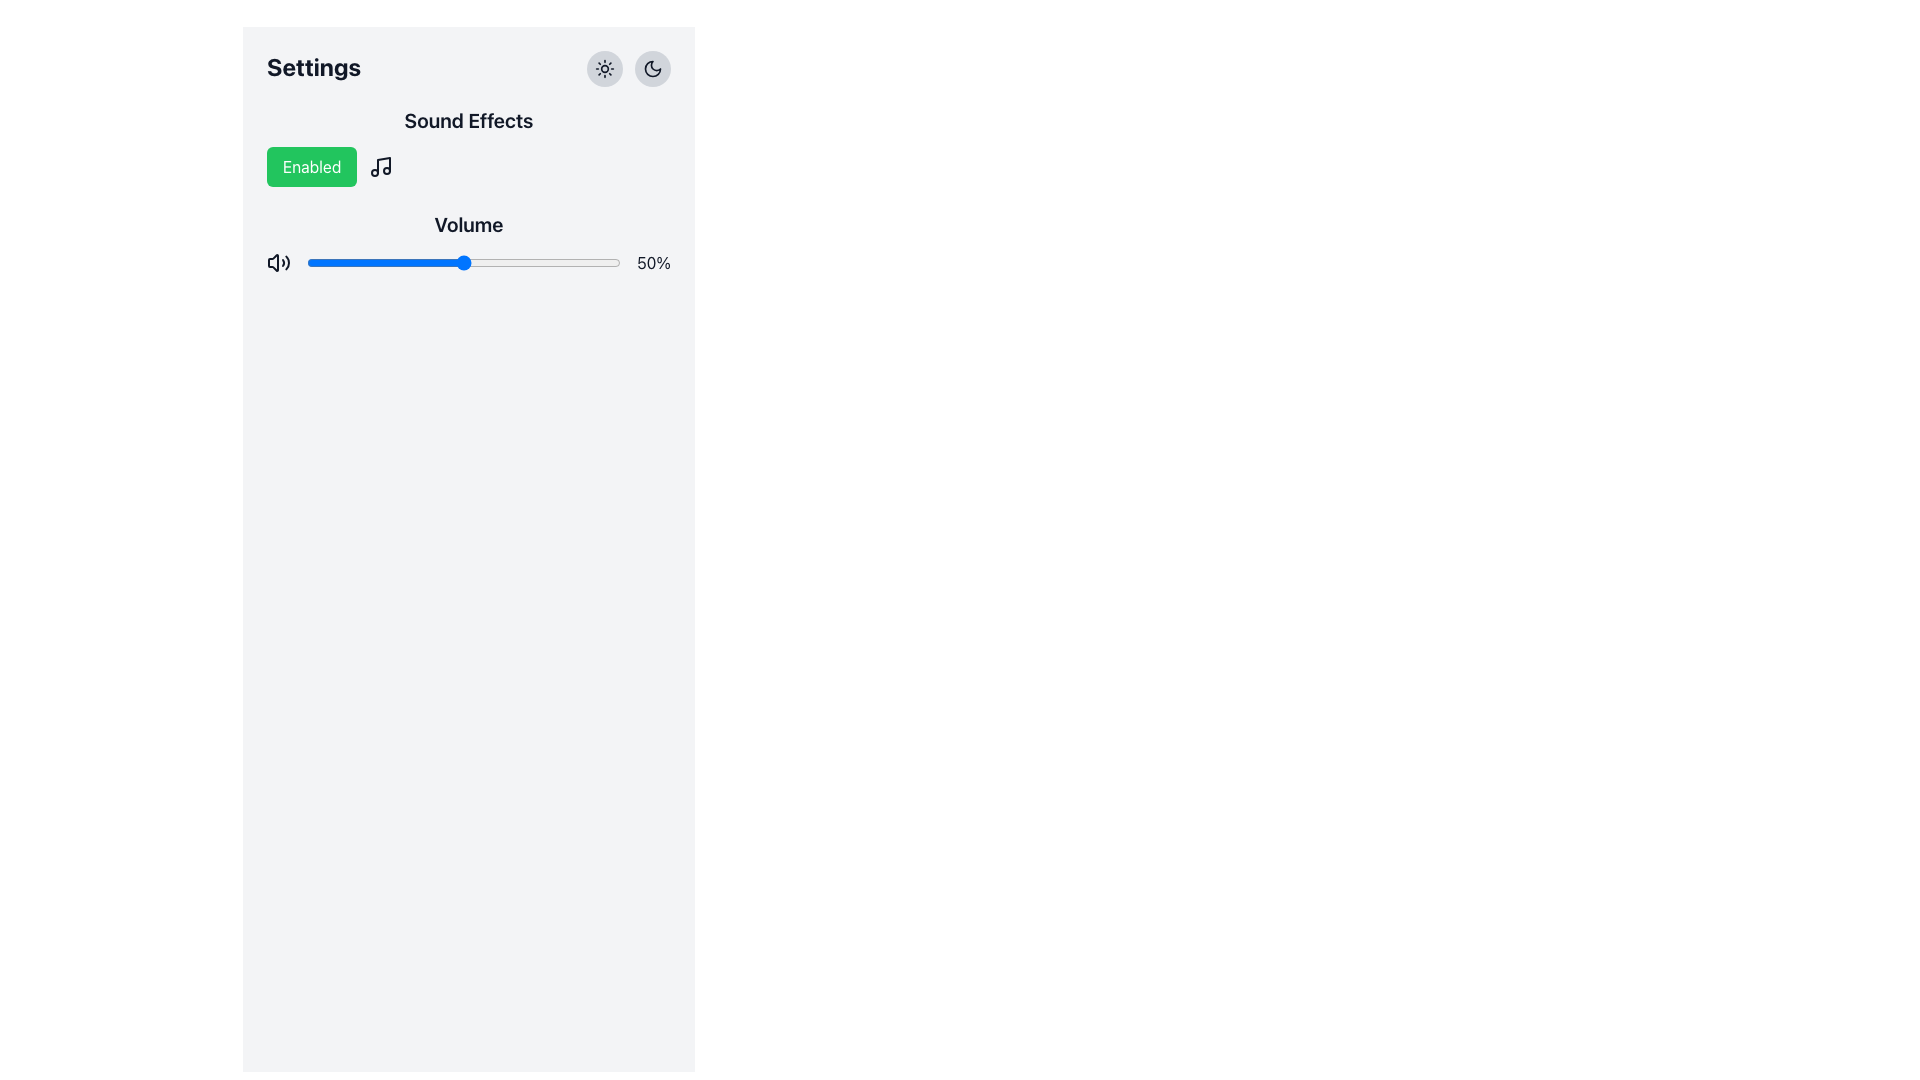 Image resolution: width=1920 pixels, height=1080 pixels. I want to click on the circular sun icon button located at the top-right corner of the settings panel, so click(603, 68).